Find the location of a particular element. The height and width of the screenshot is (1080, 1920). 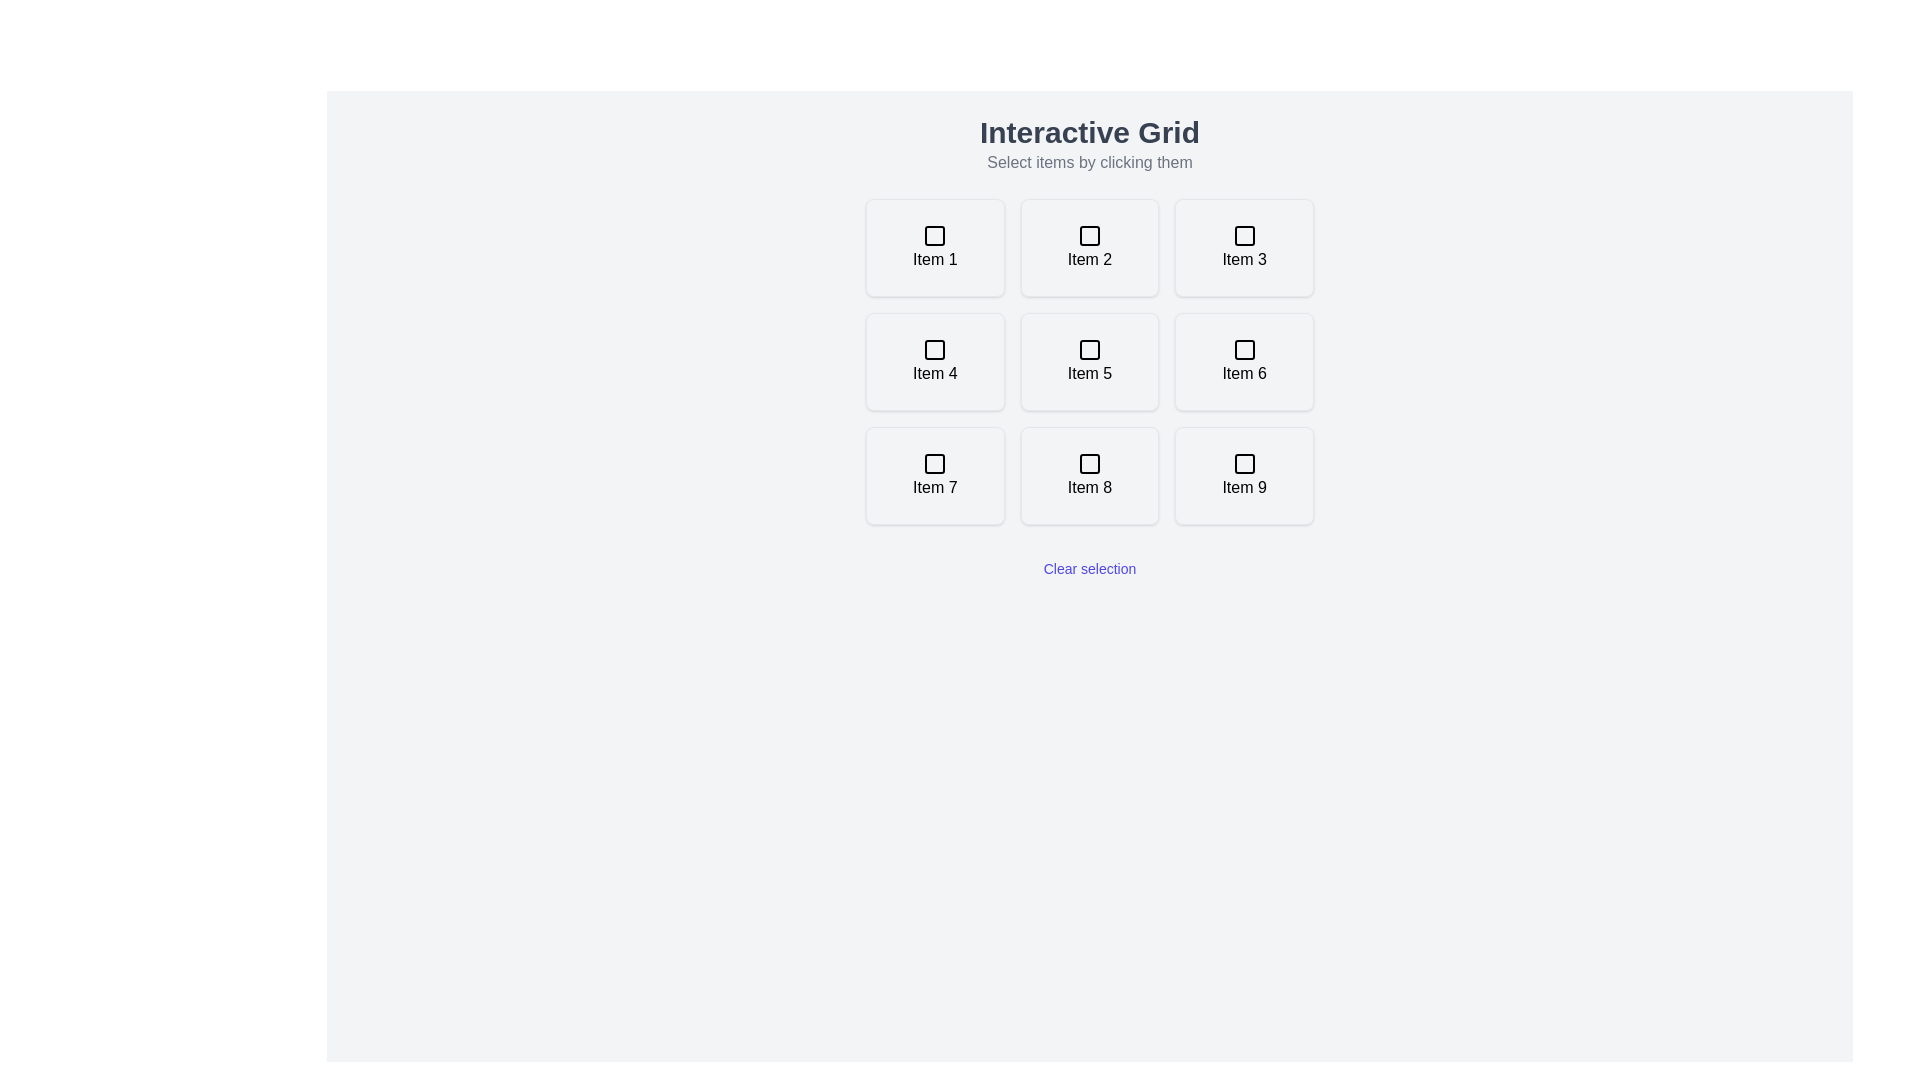

the visual indicator, a small rectangle with rounded corners located in the center of the sixth box labeled 'Item 6' on the grid interface is located at coordinates (1243, 349).